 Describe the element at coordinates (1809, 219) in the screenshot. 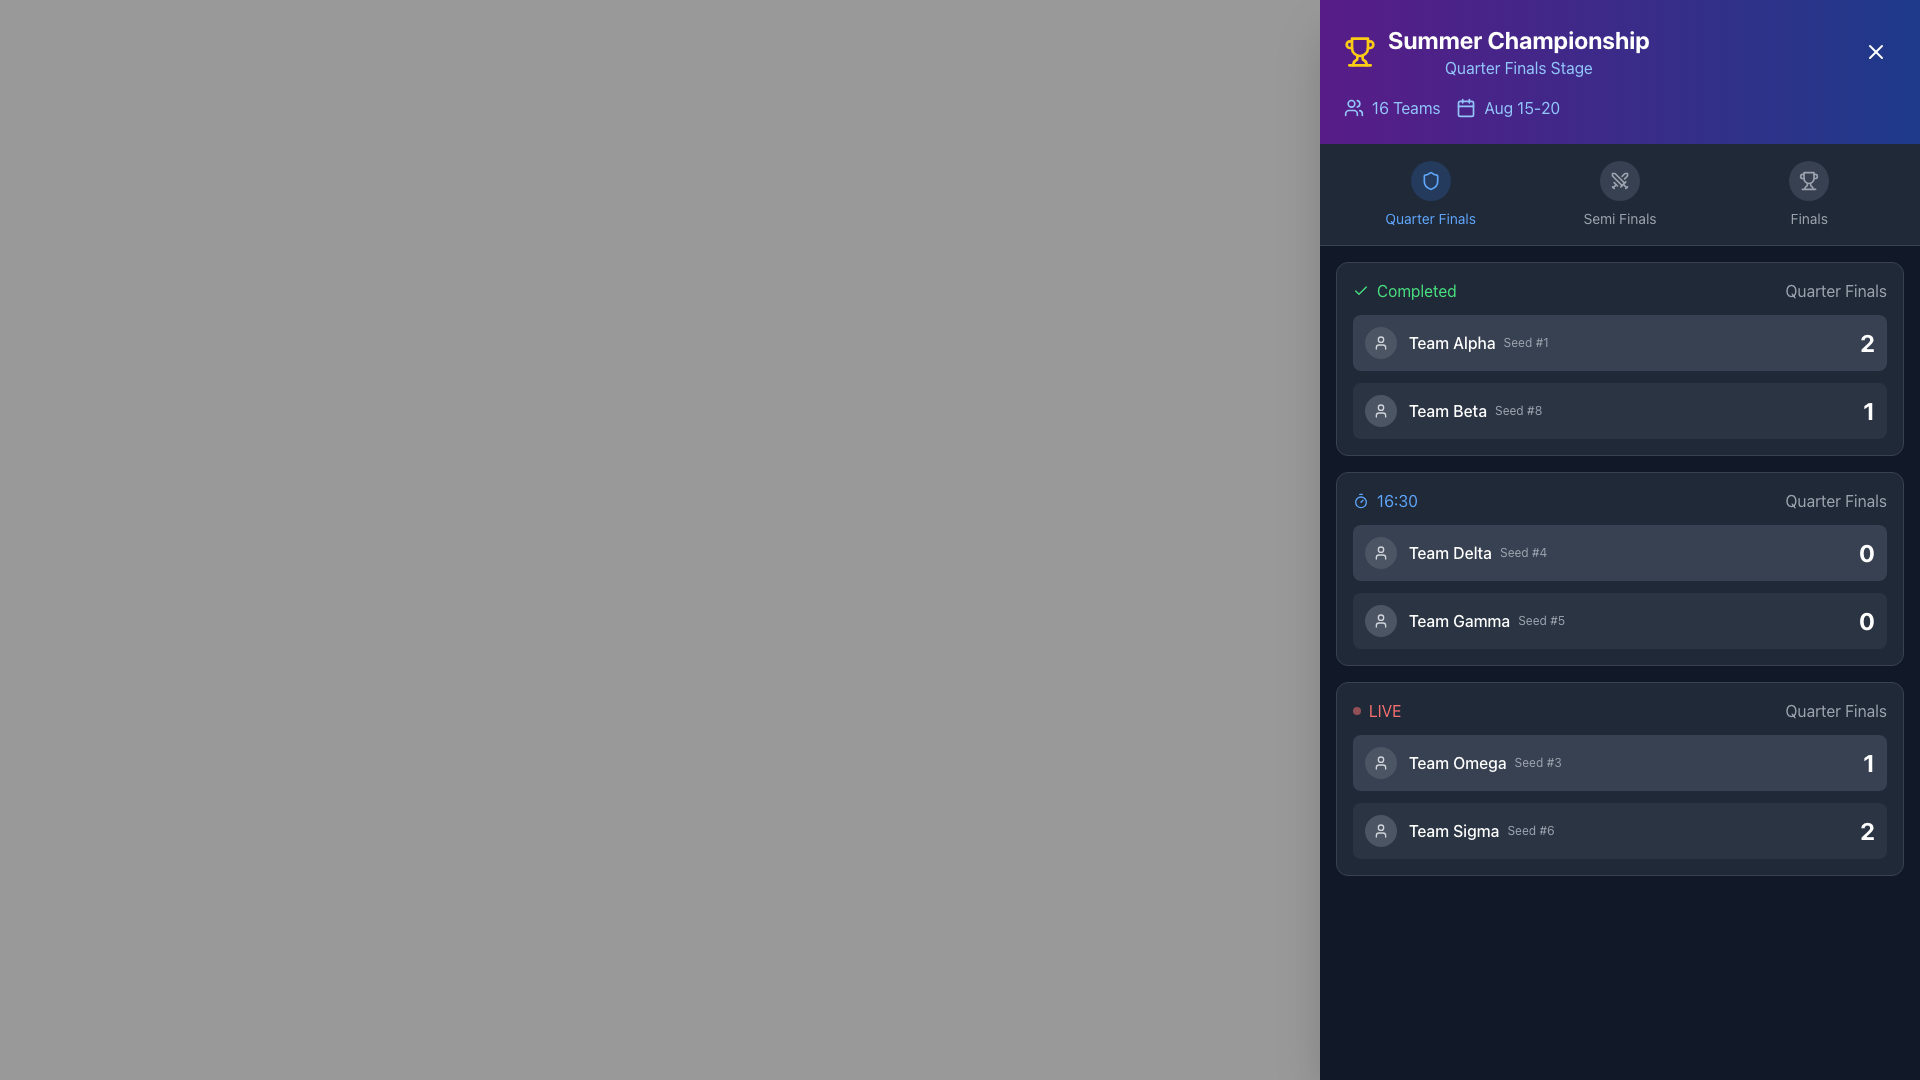

I see `the 'Finals' text label, which identifies the corresponding area in the navigation bar of the interface` at that location.